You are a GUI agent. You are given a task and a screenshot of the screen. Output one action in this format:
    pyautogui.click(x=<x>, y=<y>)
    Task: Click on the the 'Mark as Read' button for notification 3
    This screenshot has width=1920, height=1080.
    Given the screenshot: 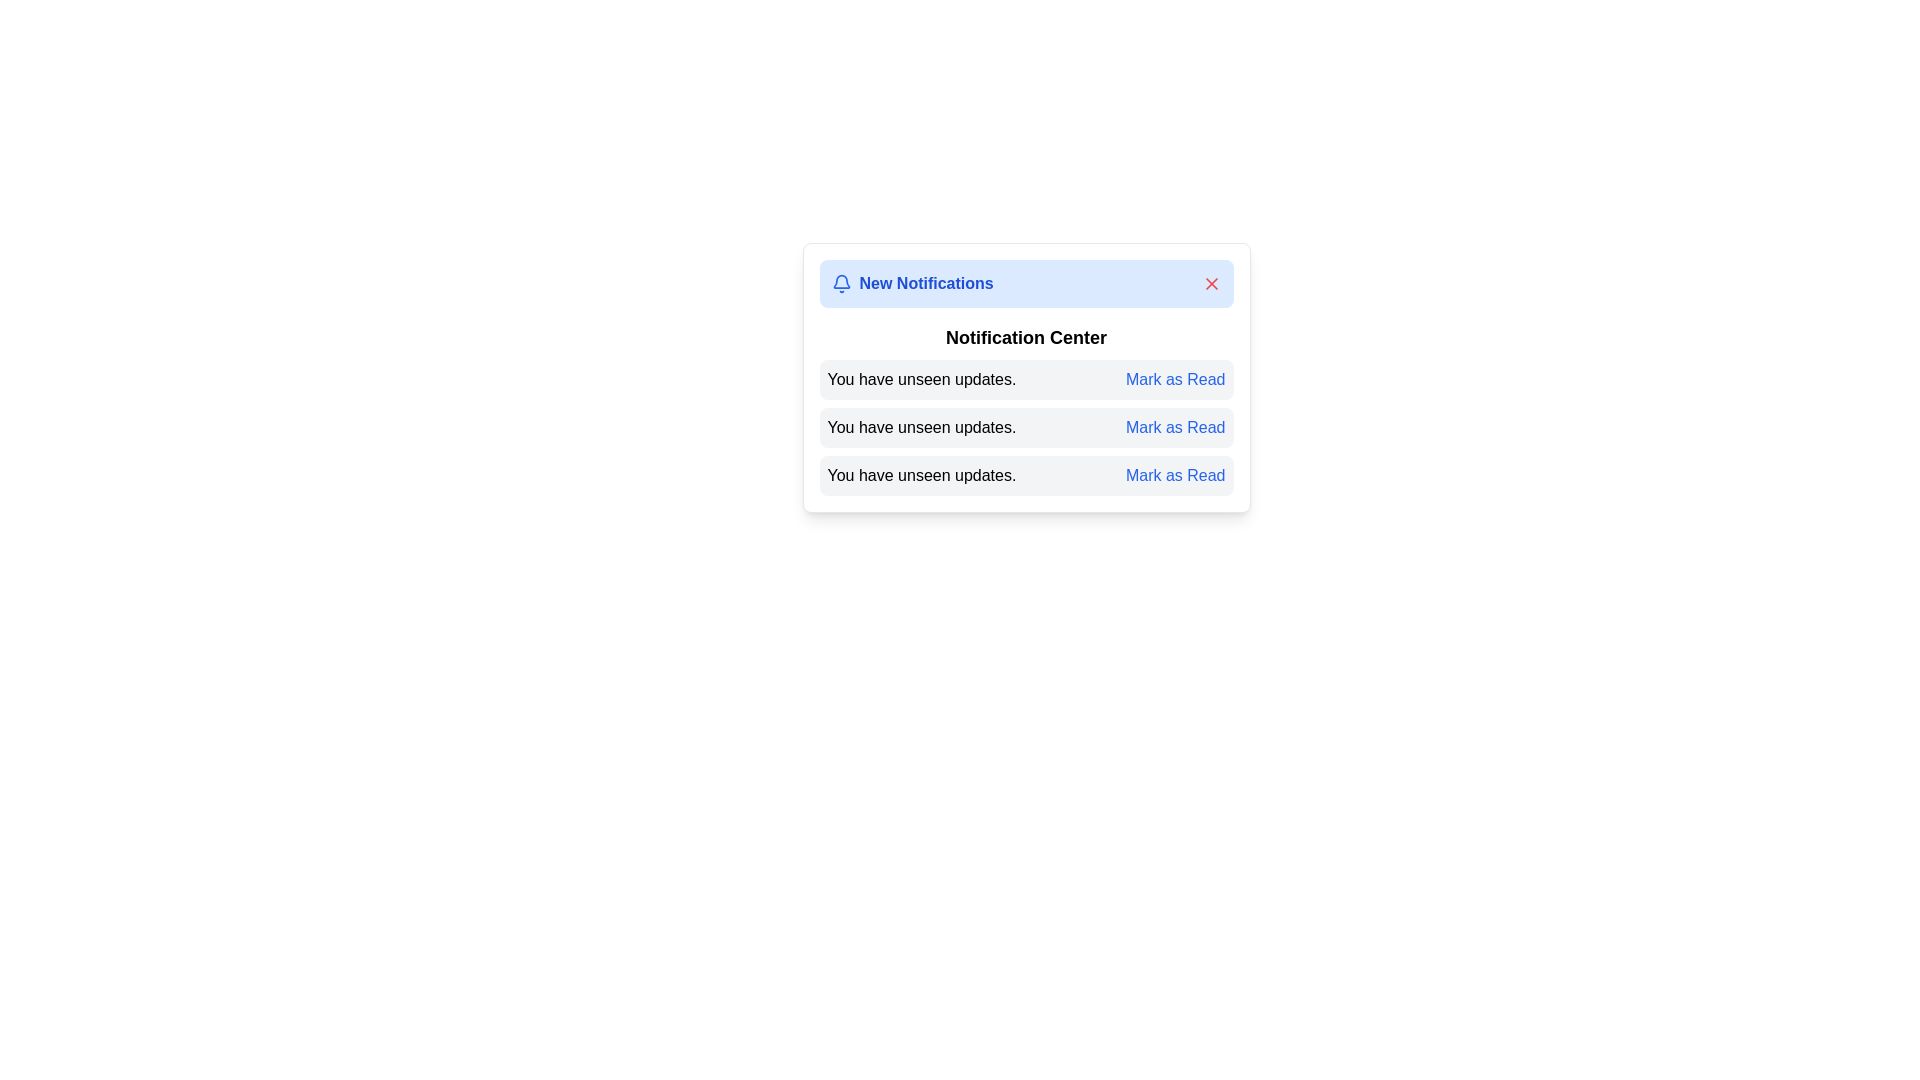 What is the action you would take?
    pyautogui.click(x=1175, y=475)
    